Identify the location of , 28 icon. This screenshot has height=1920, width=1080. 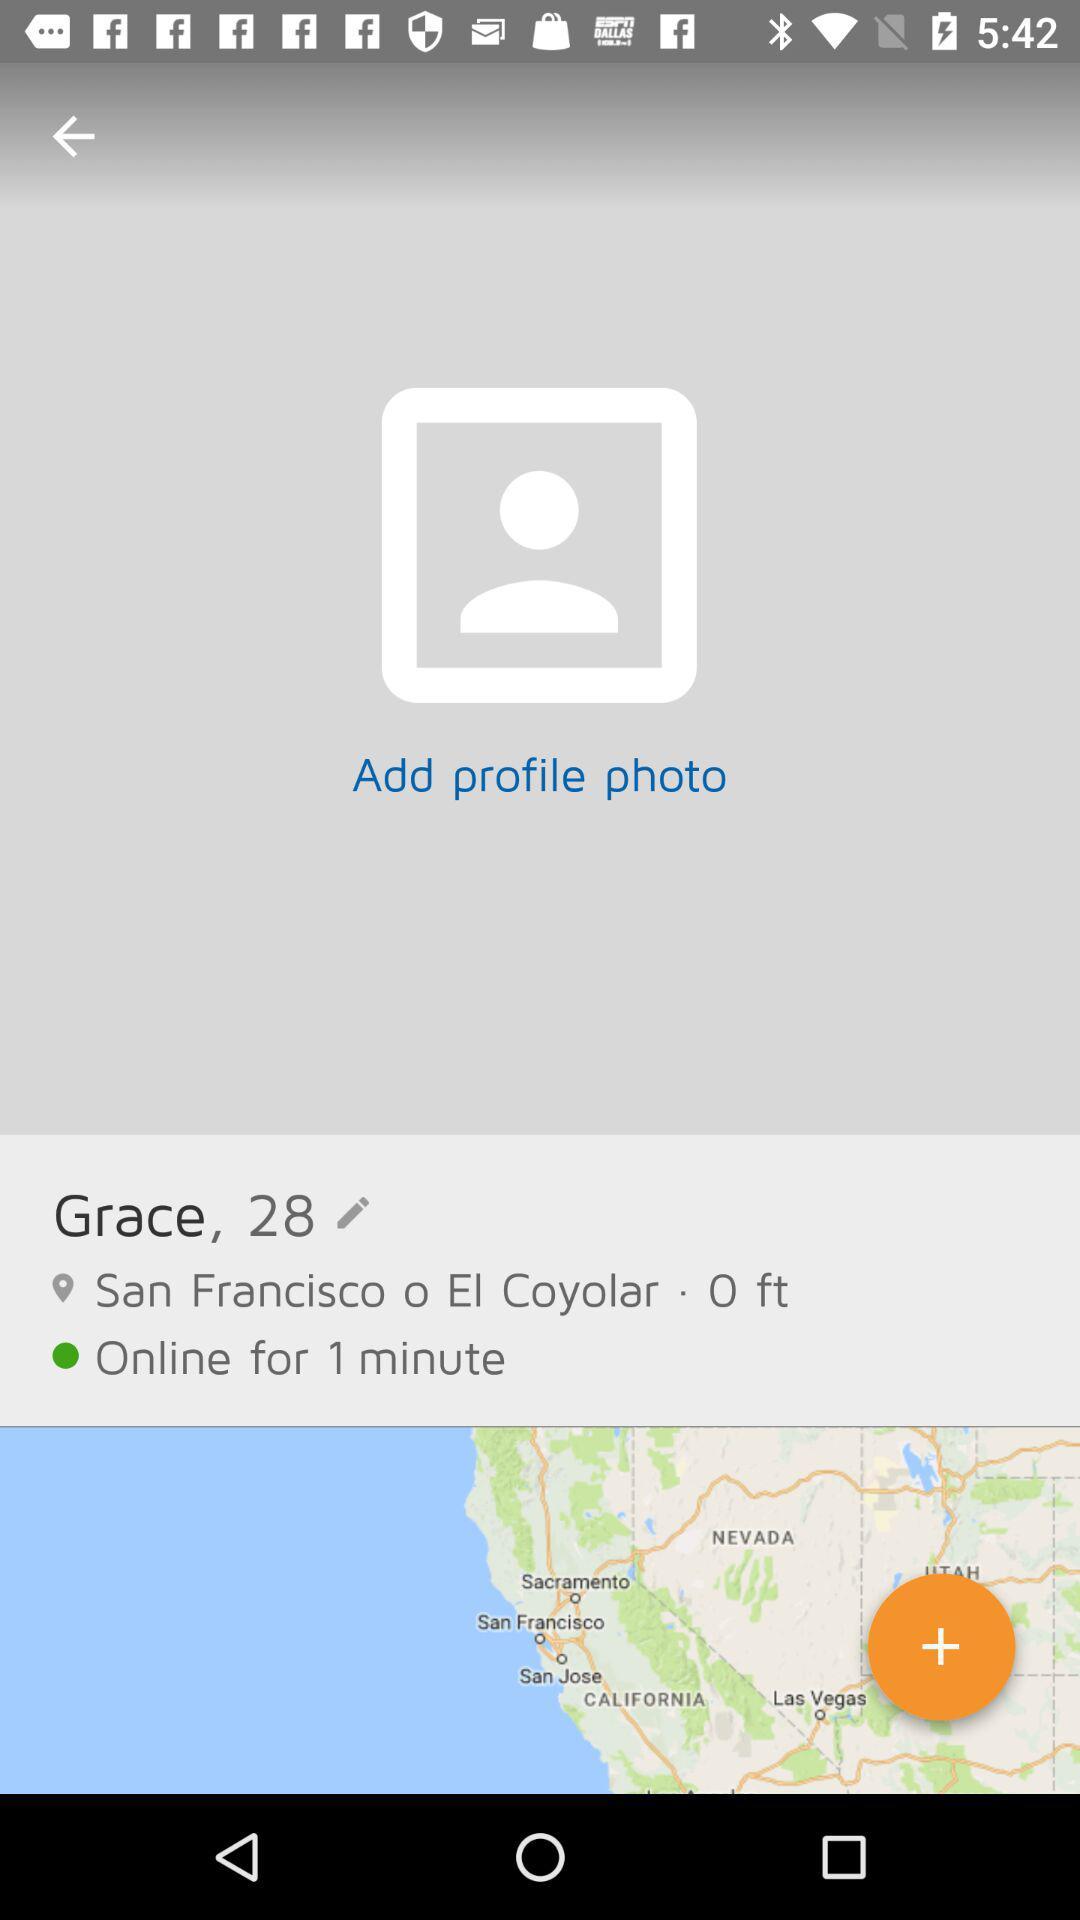
(288, 1212).